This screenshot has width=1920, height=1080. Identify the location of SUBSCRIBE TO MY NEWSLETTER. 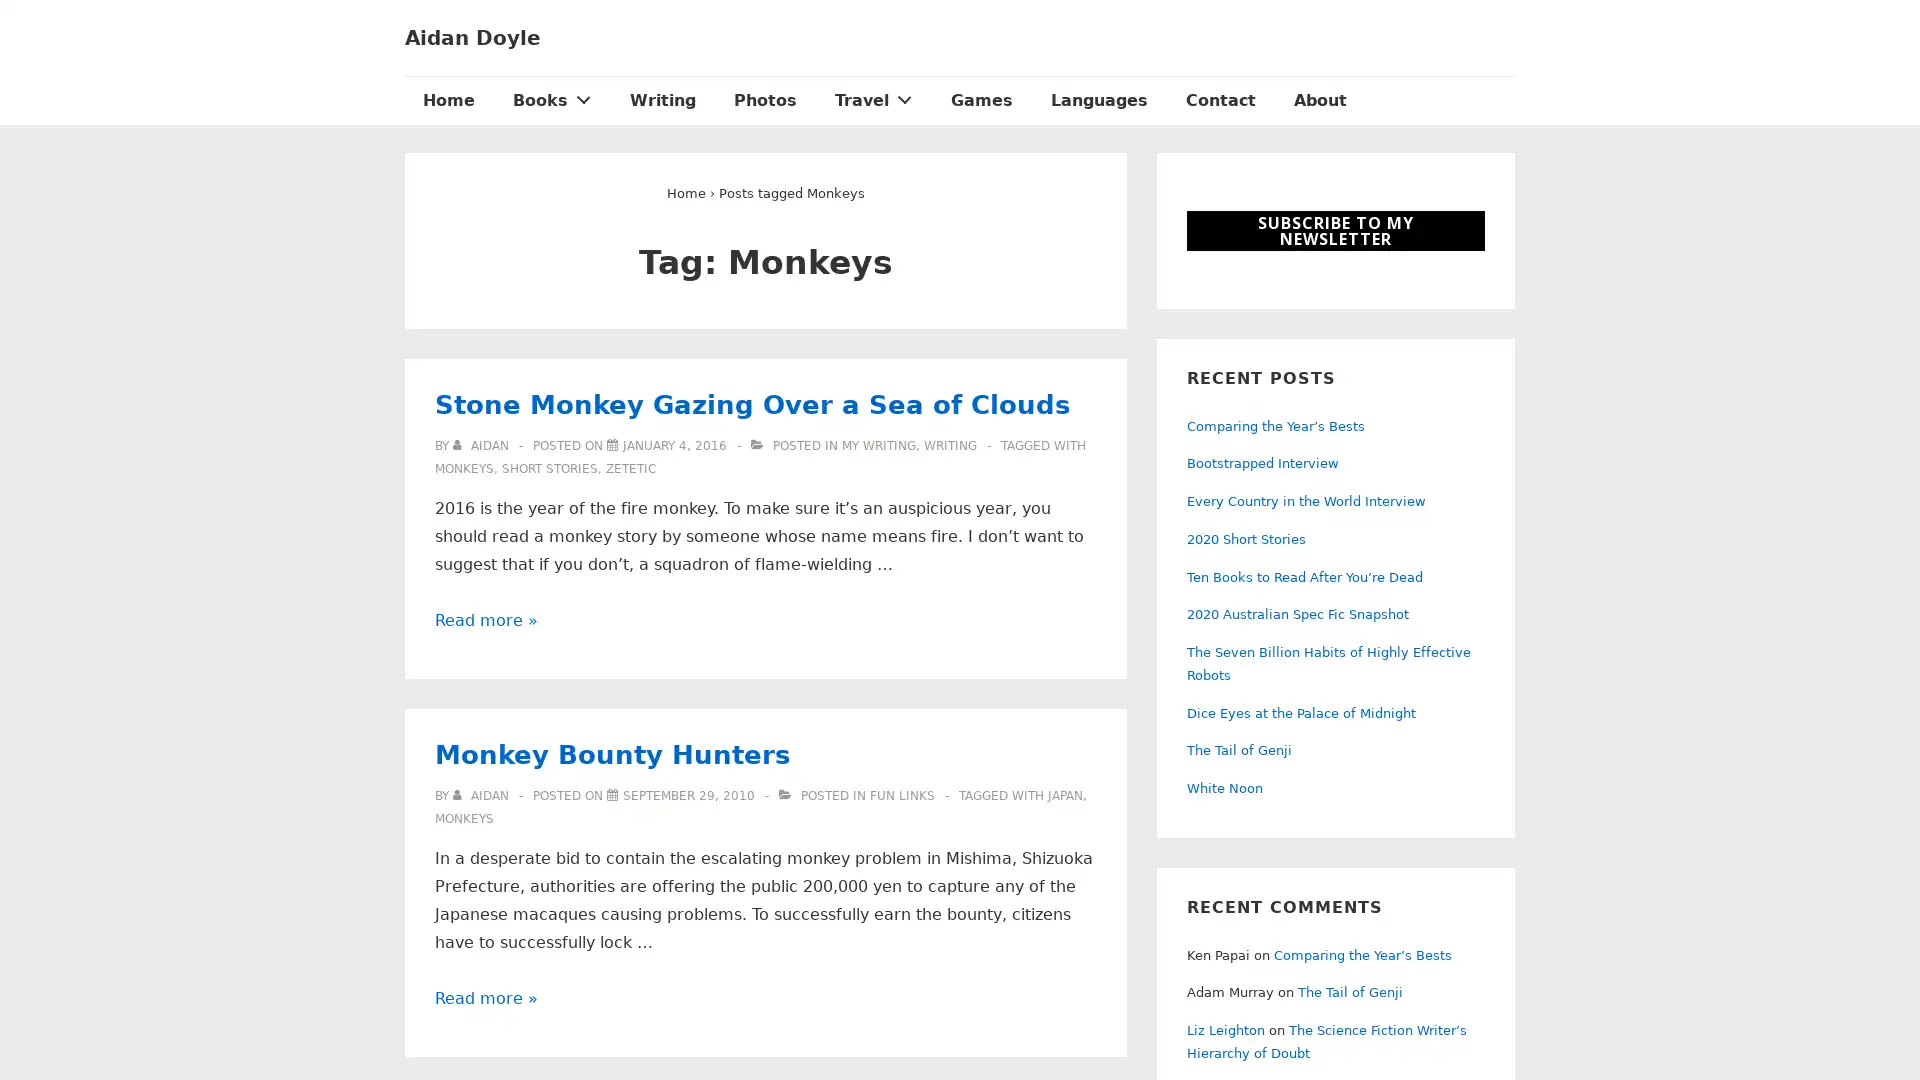
(1335, 230).